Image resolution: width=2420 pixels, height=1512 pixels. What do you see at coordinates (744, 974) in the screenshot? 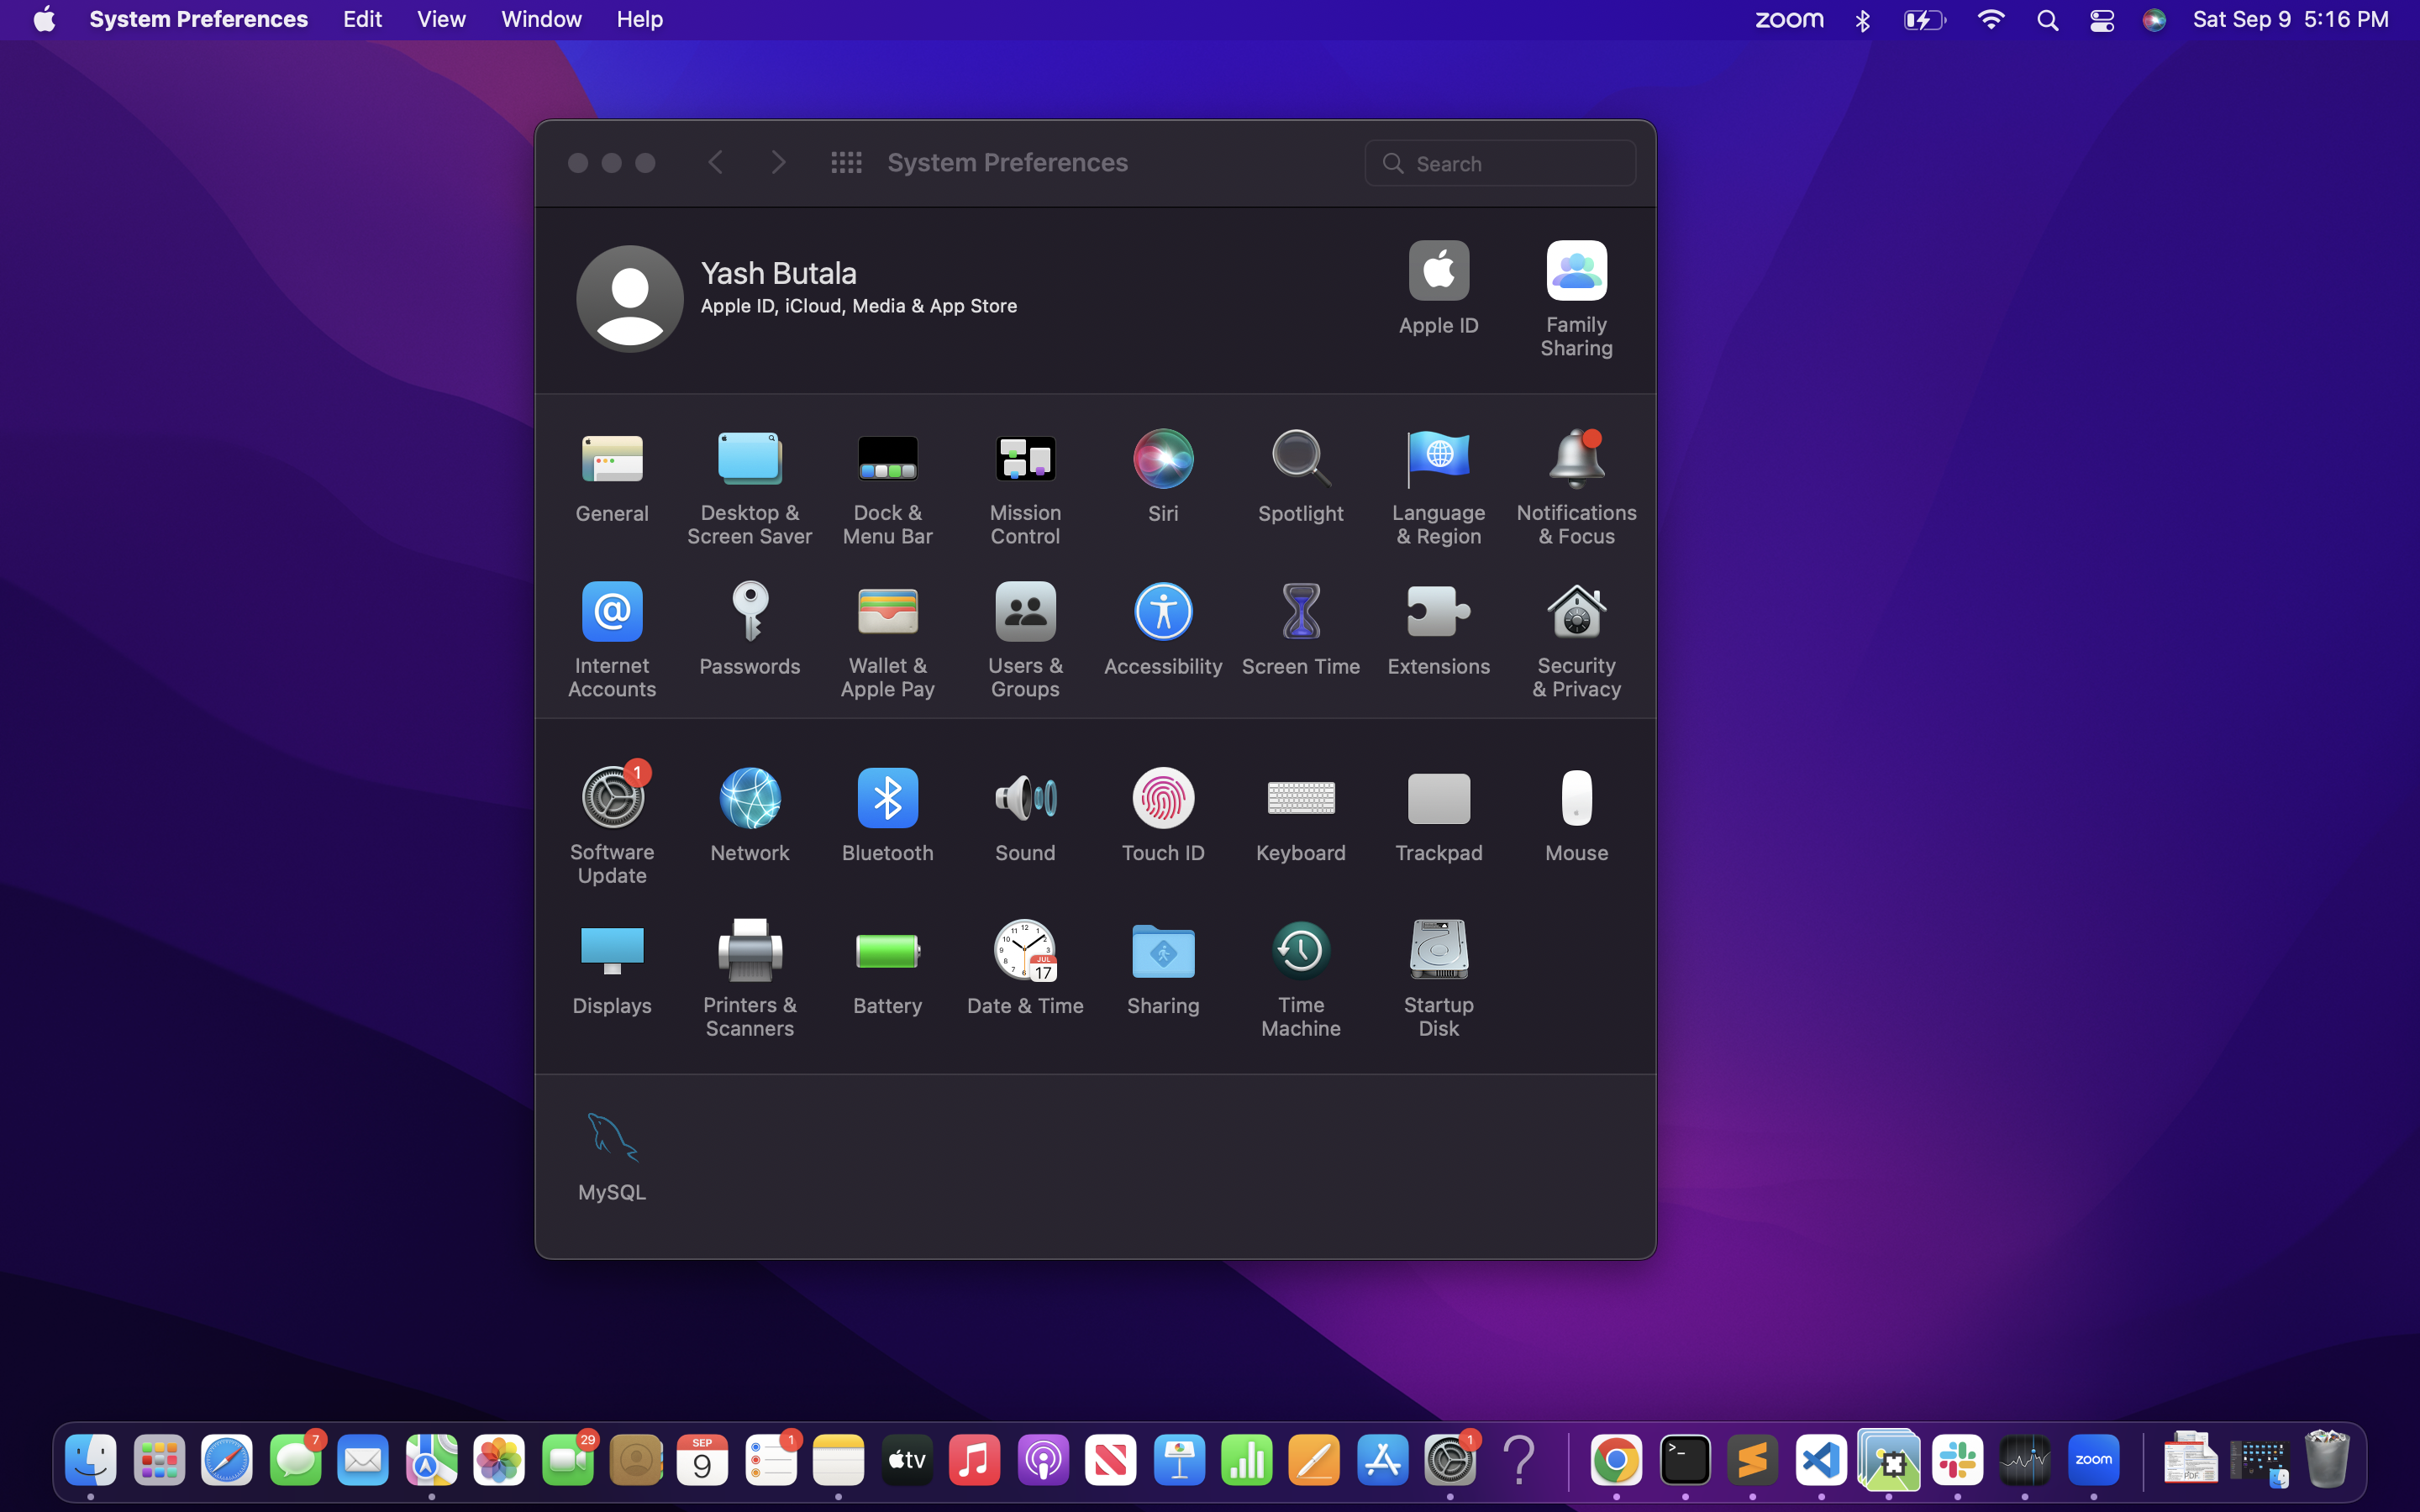
I see `Check the settings to change default printer` at bounding box center [744, 974].